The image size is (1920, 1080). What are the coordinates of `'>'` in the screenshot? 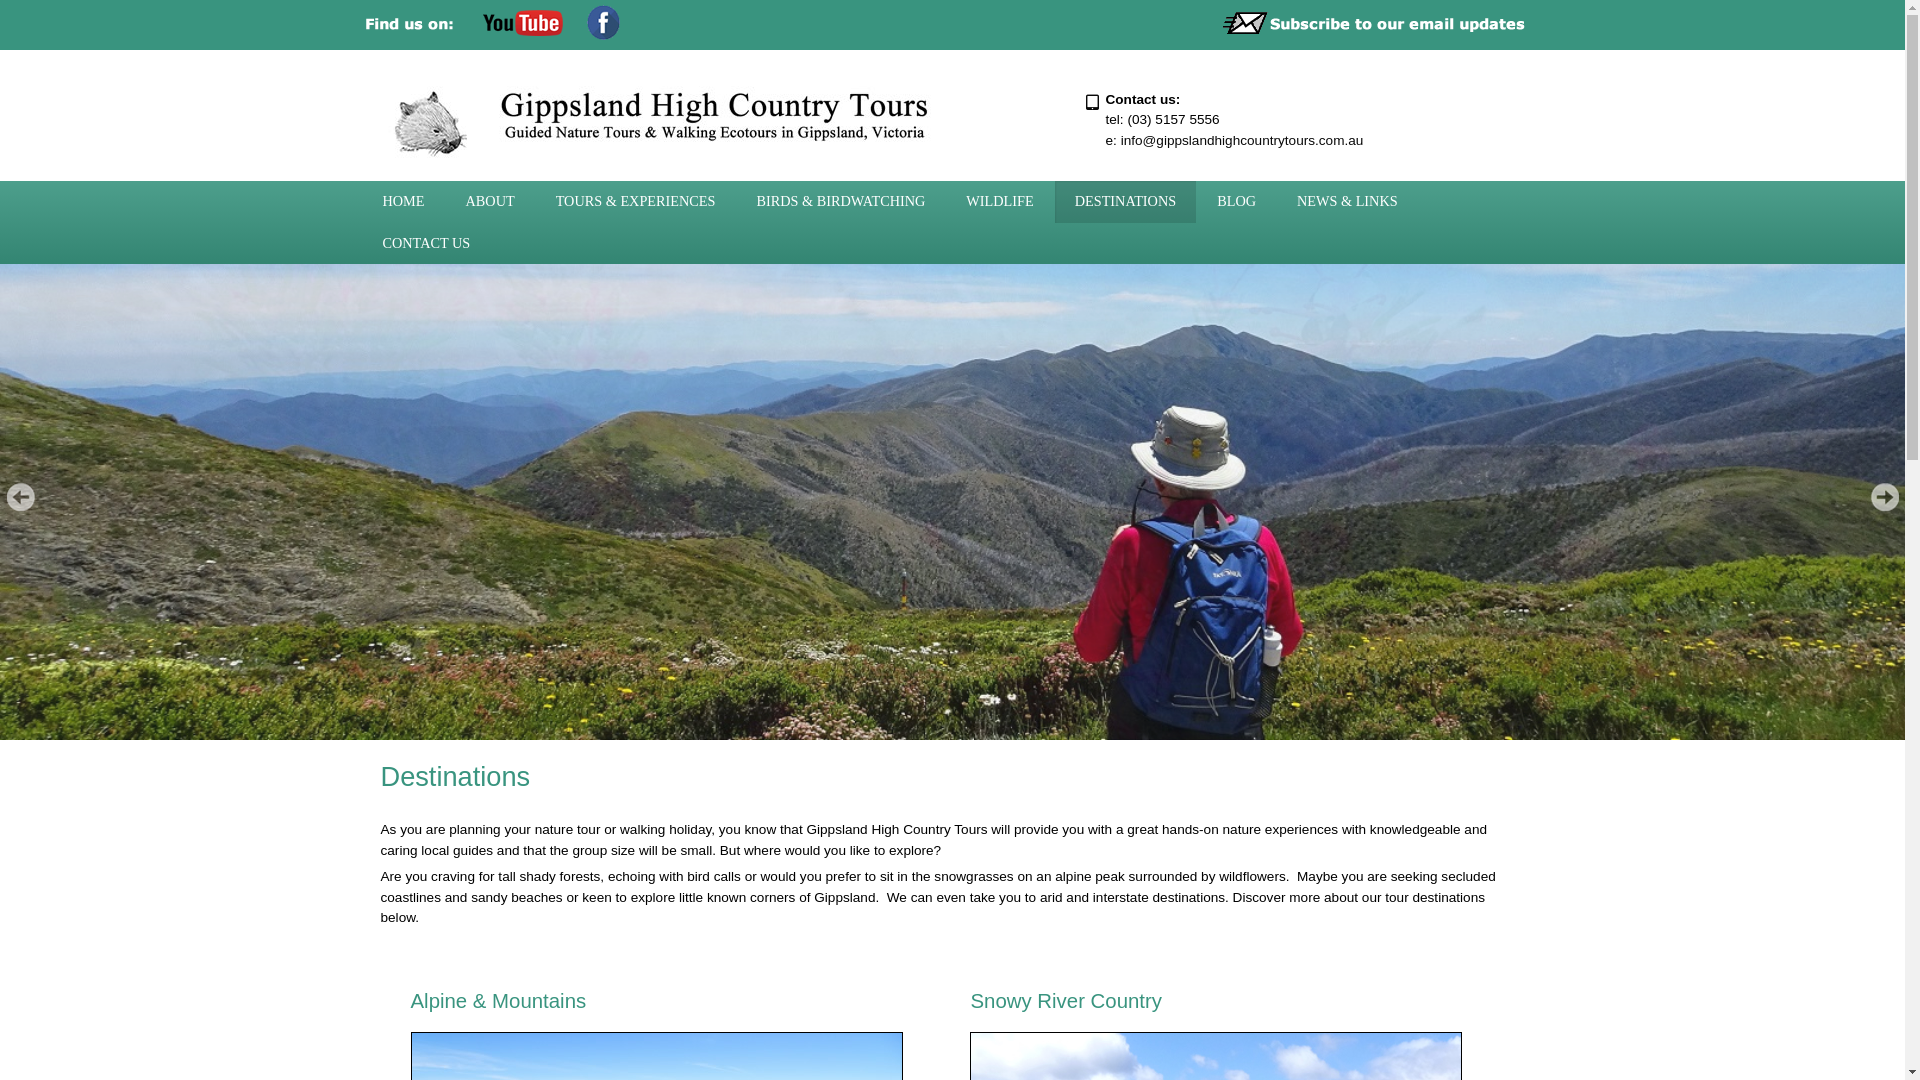 It's located at (1869, 496).